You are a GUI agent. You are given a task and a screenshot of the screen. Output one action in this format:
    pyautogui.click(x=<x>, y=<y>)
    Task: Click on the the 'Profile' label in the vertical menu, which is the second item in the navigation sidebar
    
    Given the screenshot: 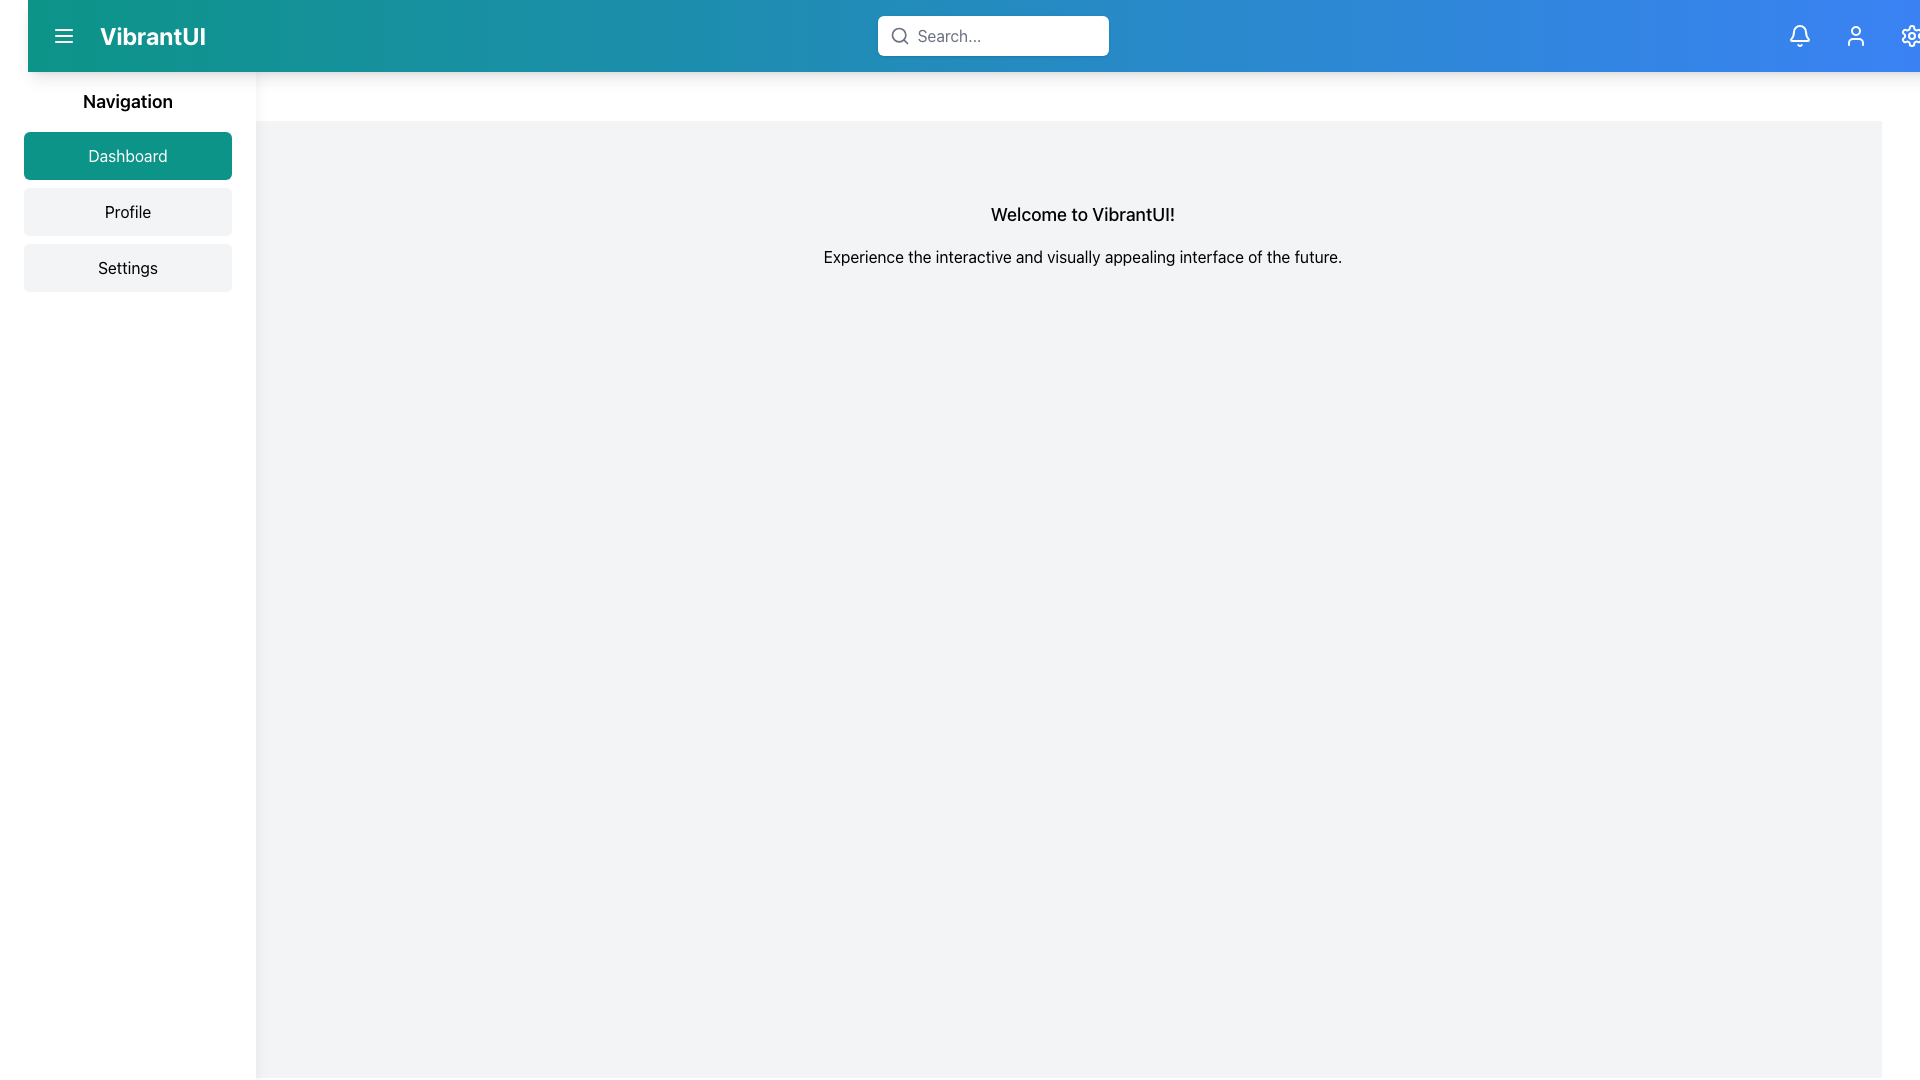 What is the action you would take?
    pyautogui.click(x=127, y=212)
    